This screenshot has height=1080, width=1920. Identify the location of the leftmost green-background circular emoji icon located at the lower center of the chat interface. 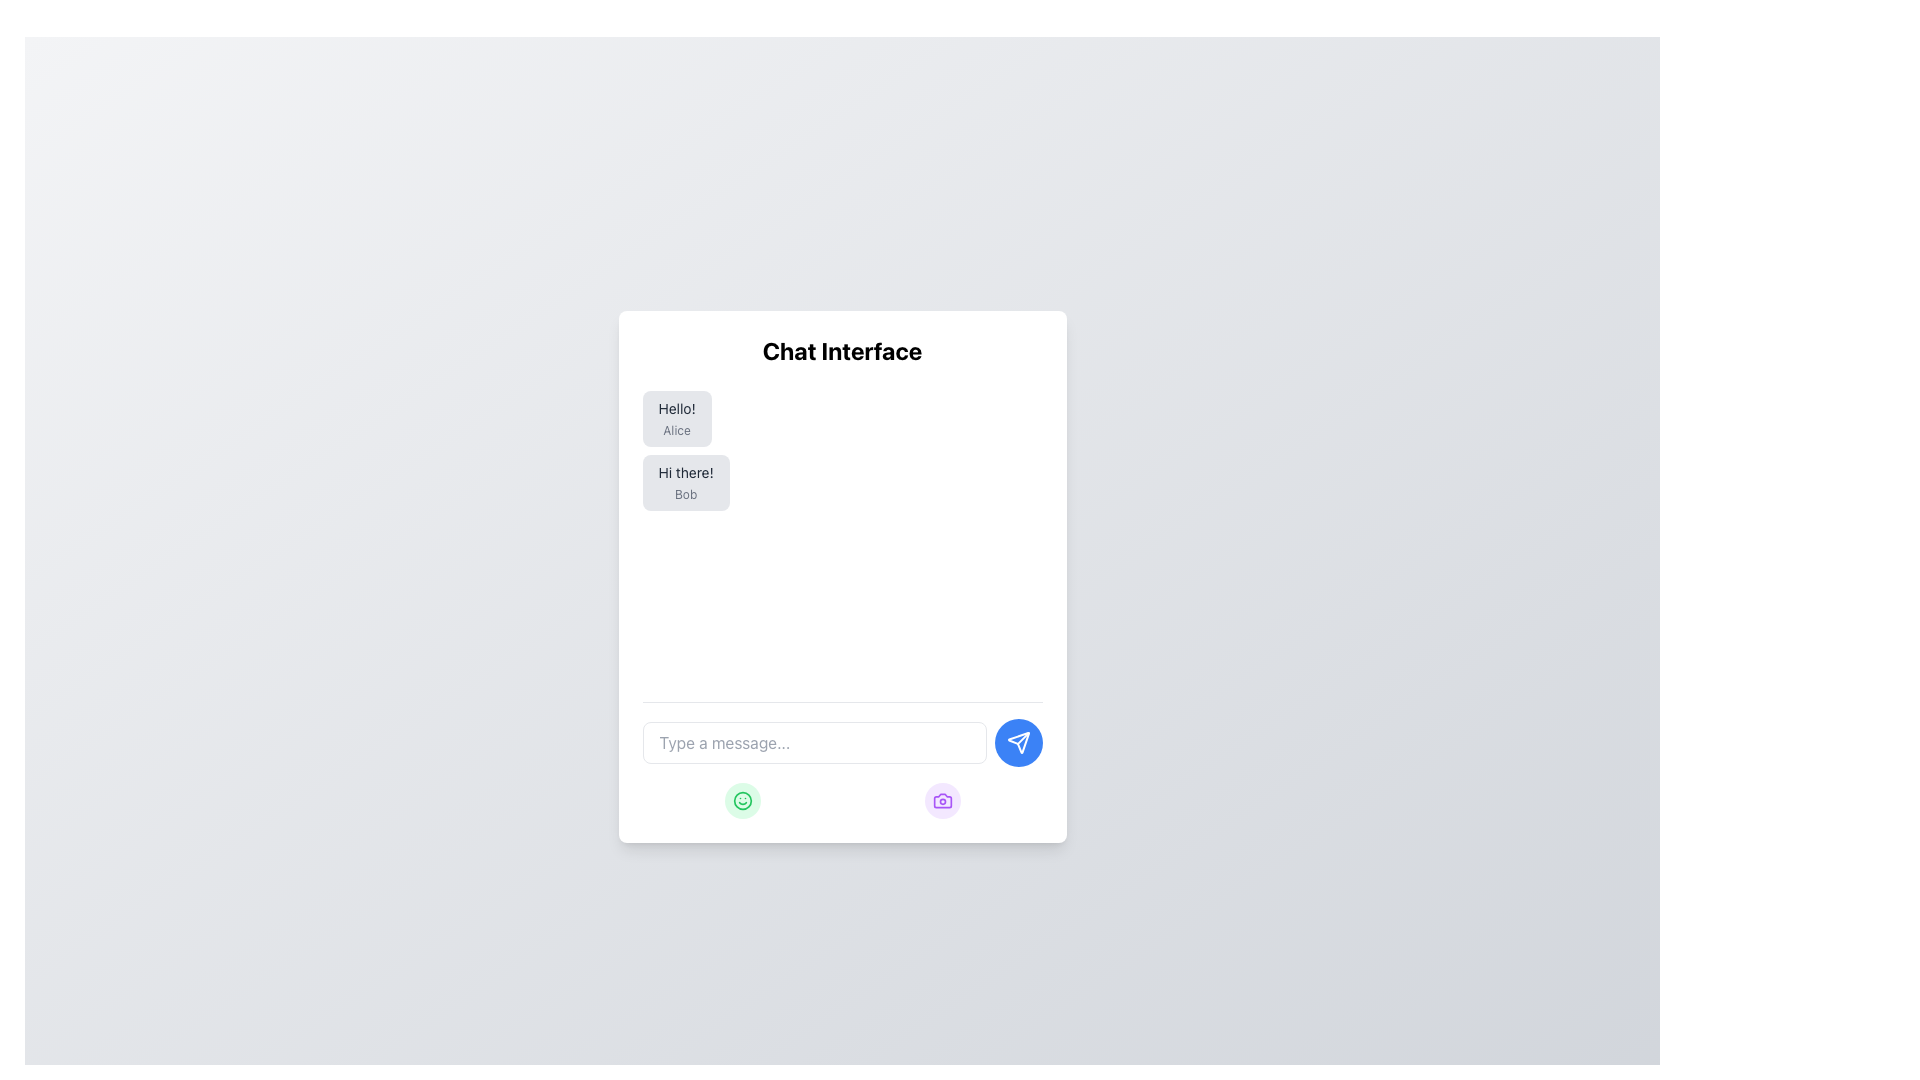
(741, 800).